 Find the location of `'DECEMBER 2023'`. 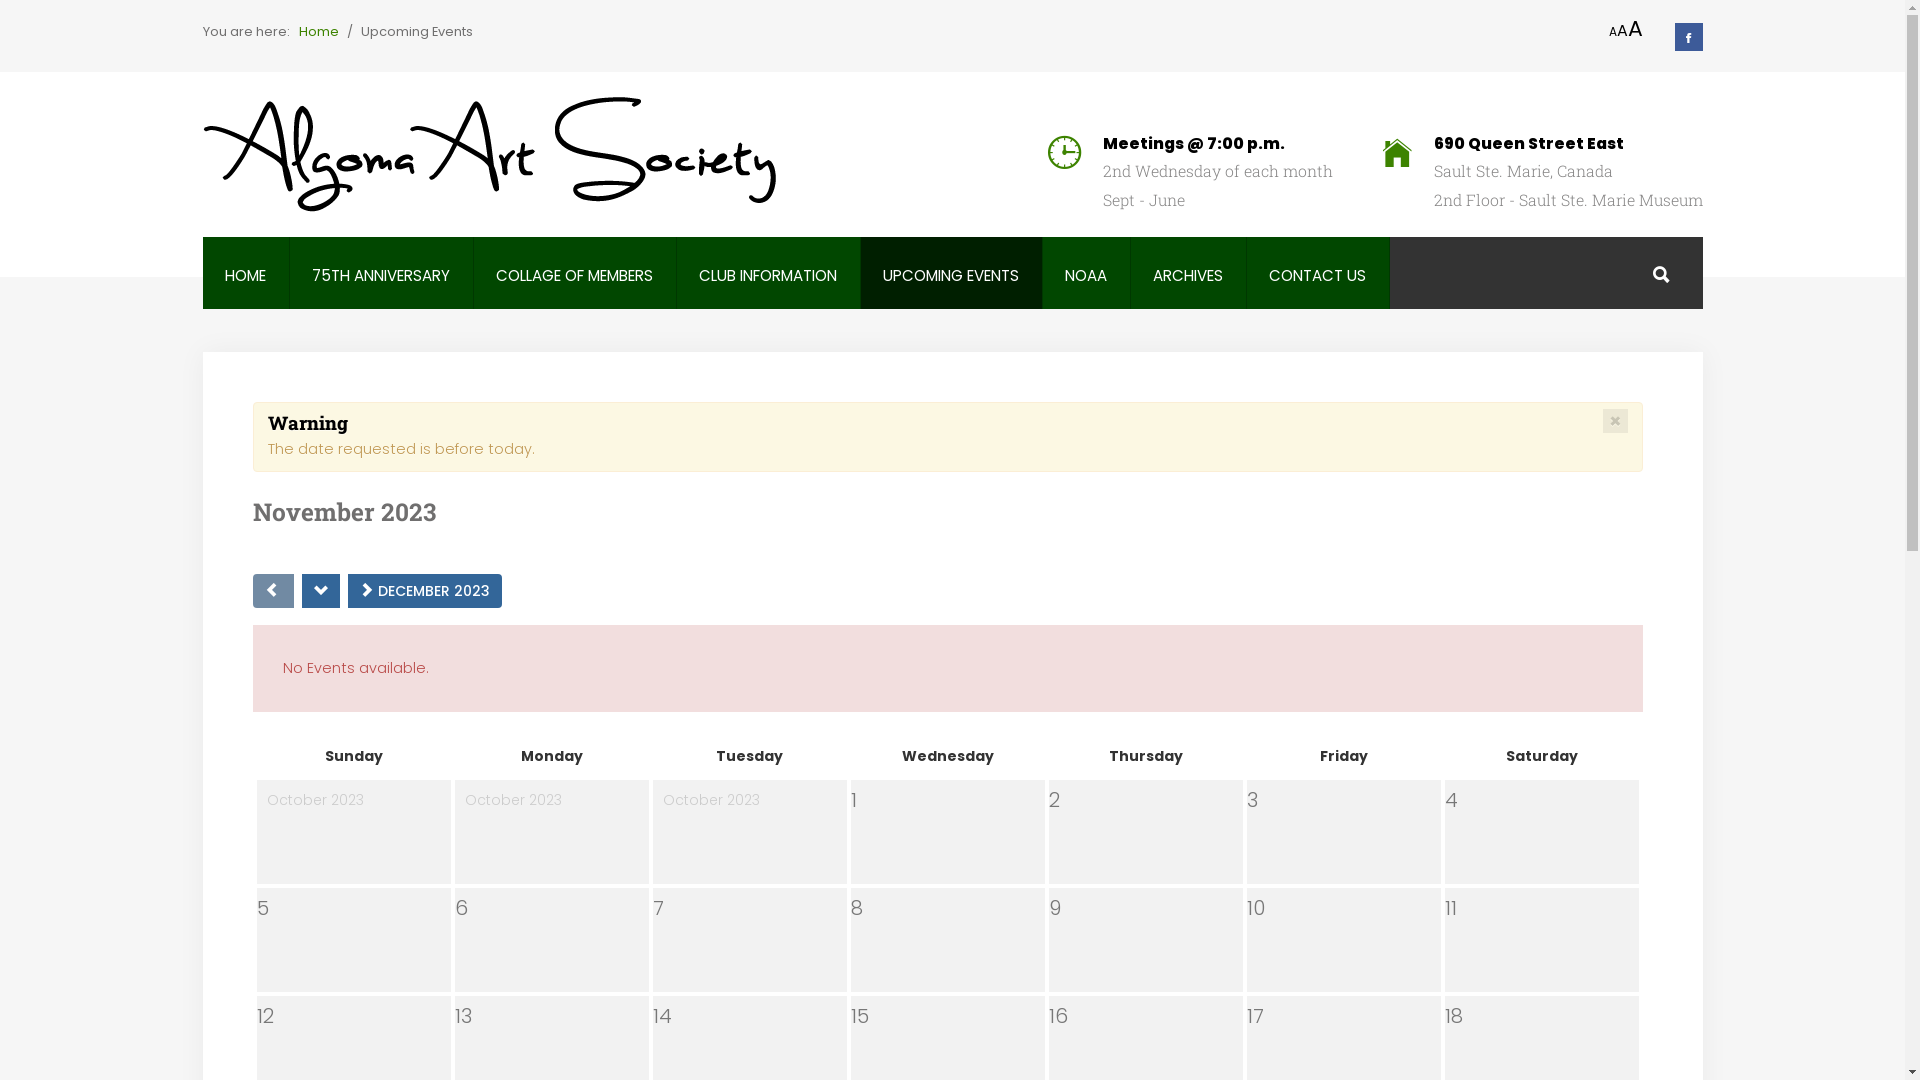

'DECEMBER 2023' is located at coordinates (424, 589).